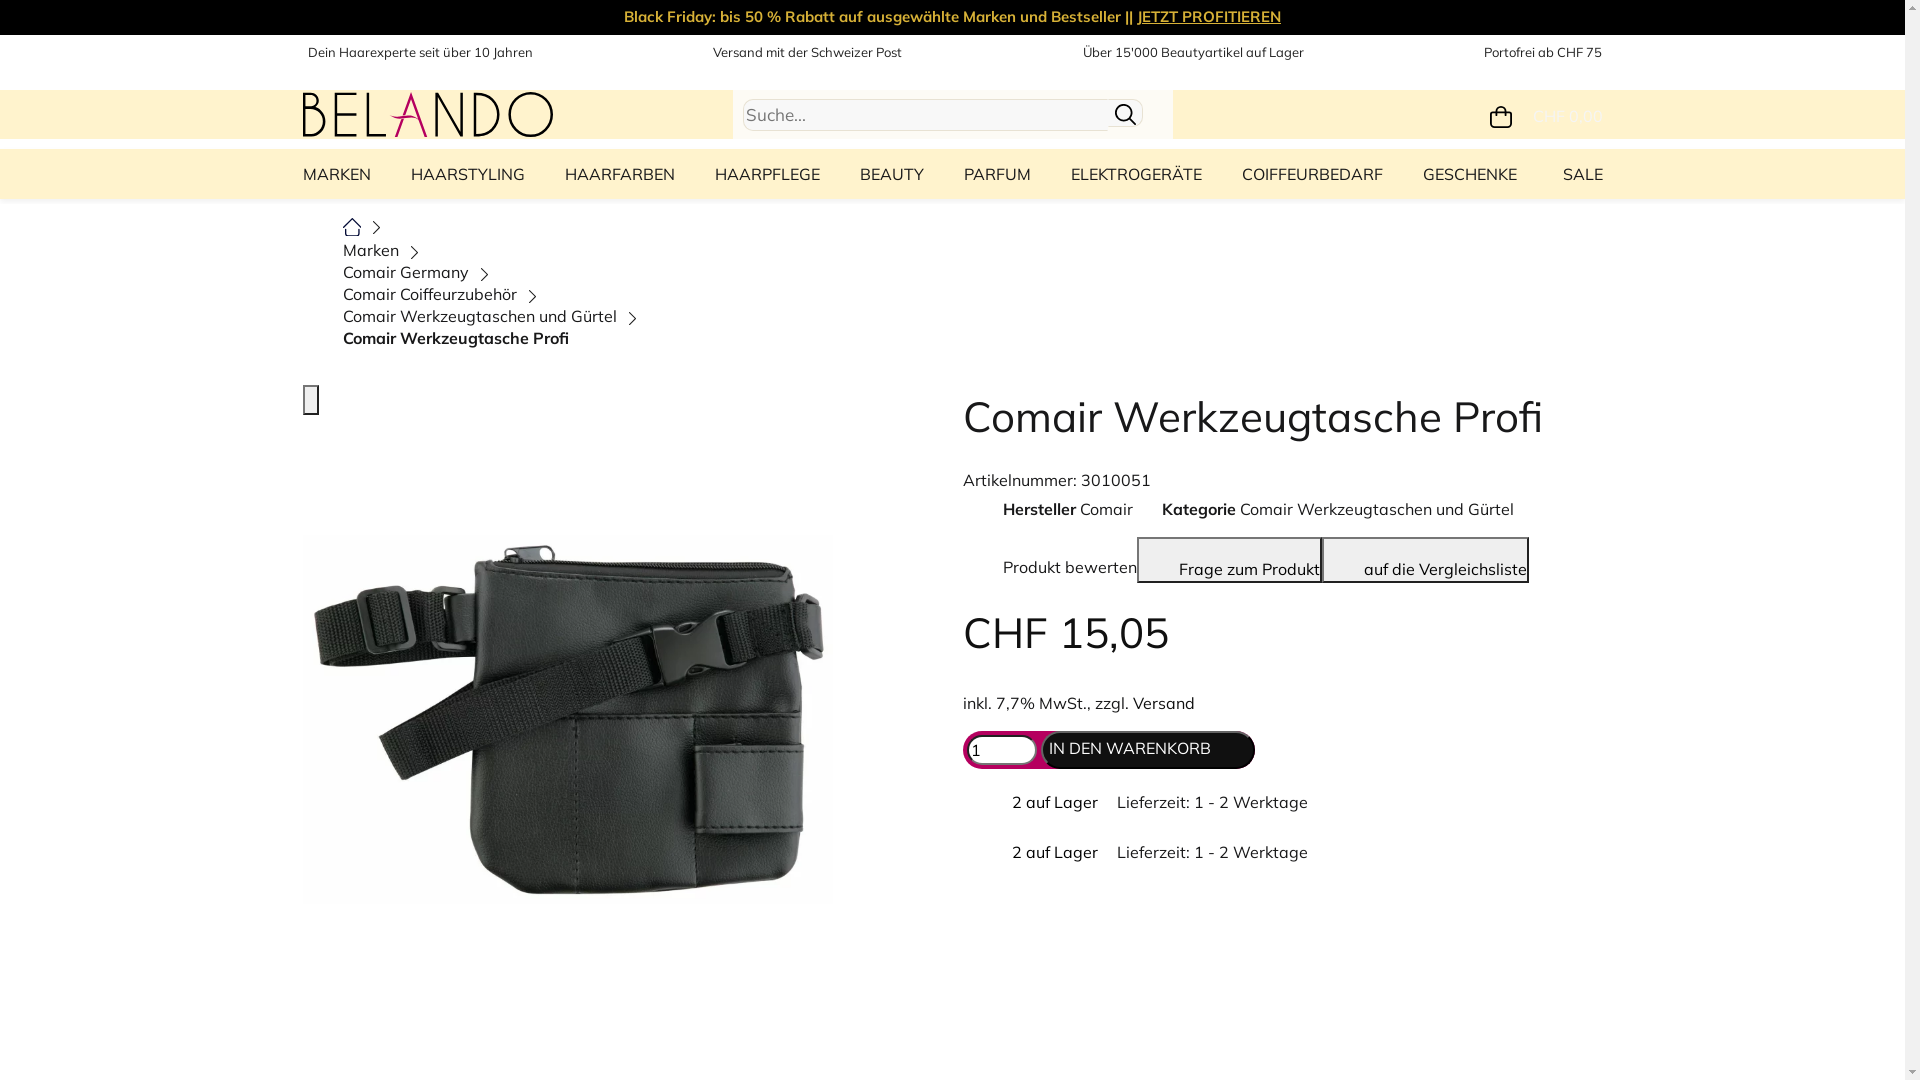  I want to click on 'HAARSTYLING', so click(465, 172).